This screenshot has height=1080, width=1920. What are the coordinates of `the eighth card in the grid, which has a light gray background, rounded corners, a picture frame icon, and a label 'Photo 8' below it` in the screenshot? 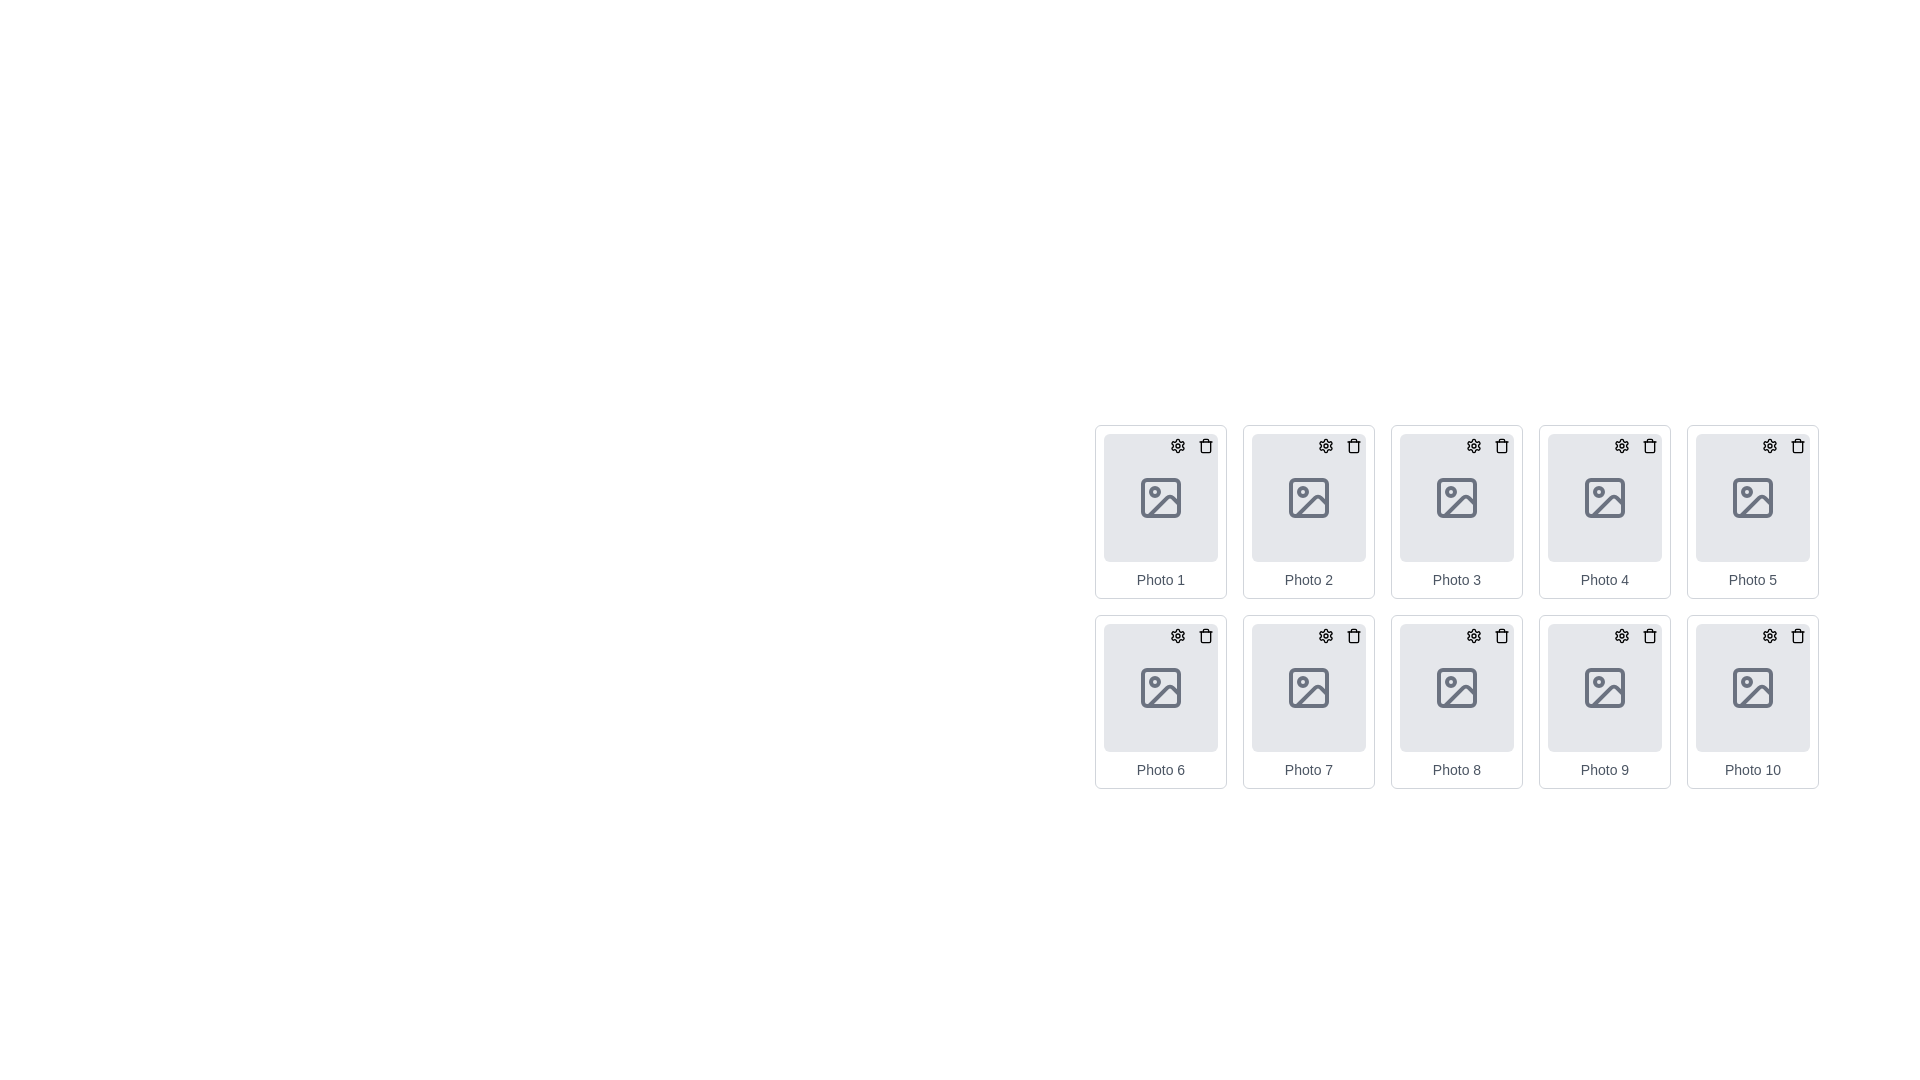 It's located at (1457, 701).